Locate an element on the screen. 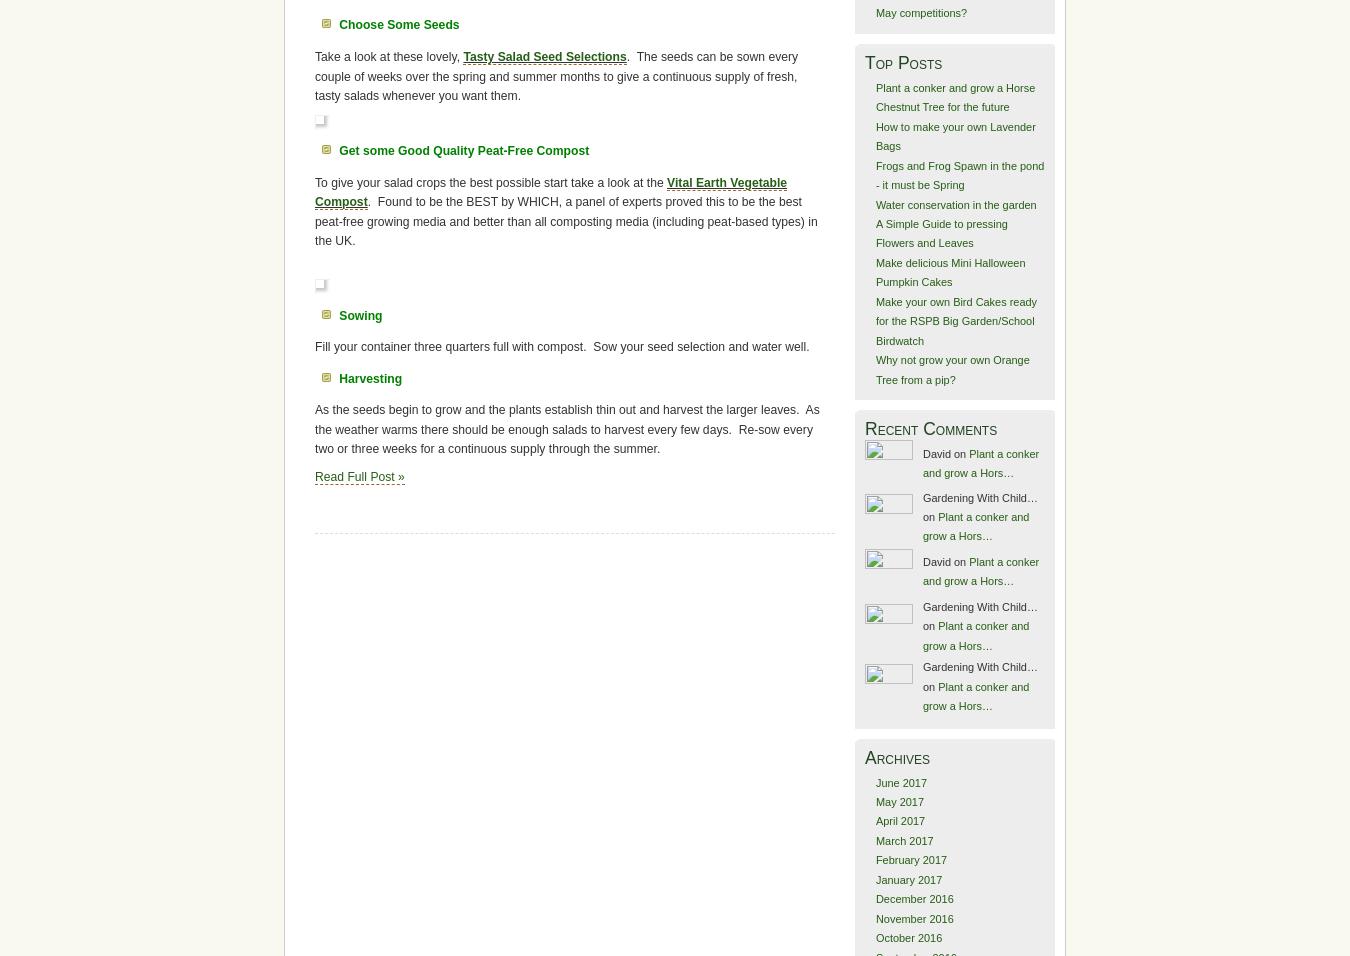 This screenshot has width=1350, height=956. 'Recent Comments' is located at coordinates (929, 428).